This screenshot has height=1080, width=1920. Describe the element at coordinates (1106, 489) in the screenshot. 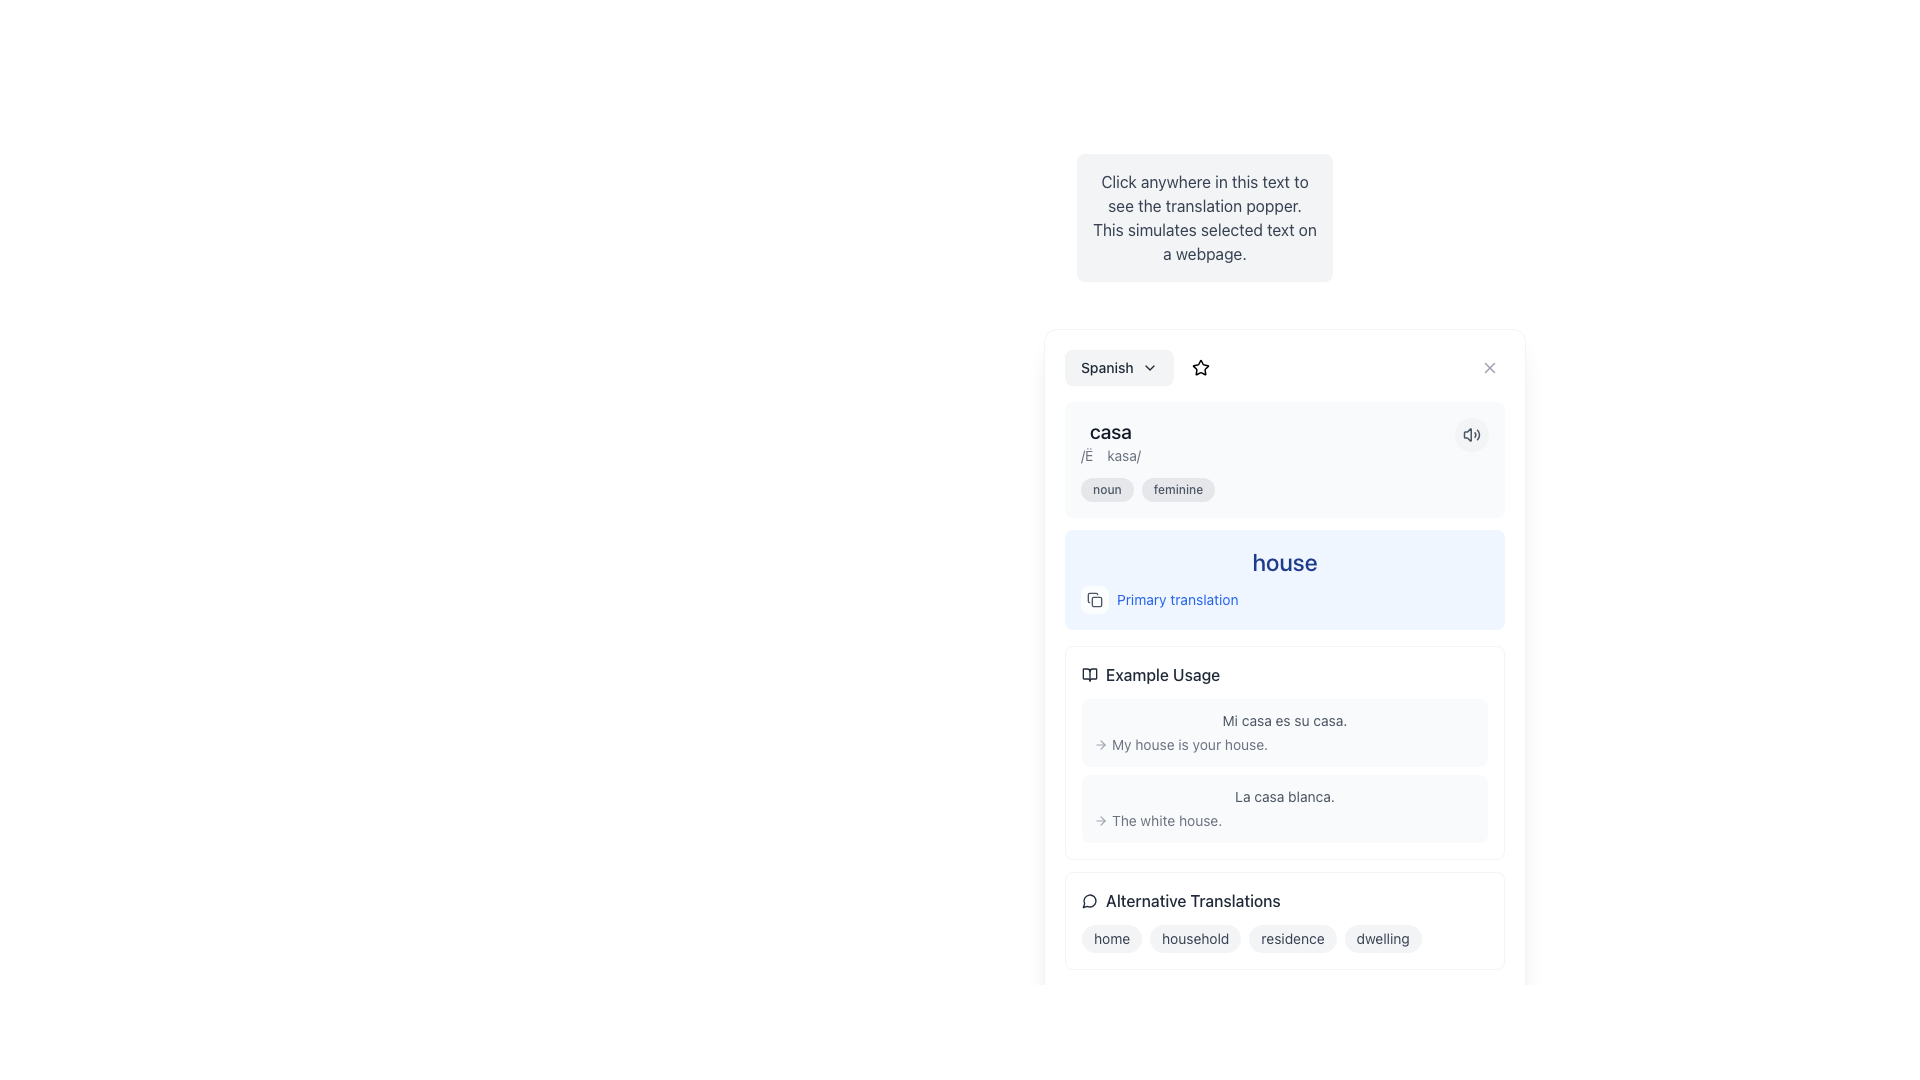

I see `the first tag or label that indicates the grammatical role of the word 'casa', positioned beneath 'casa' and above 'house', located at the top-left part of the interface` at that location.